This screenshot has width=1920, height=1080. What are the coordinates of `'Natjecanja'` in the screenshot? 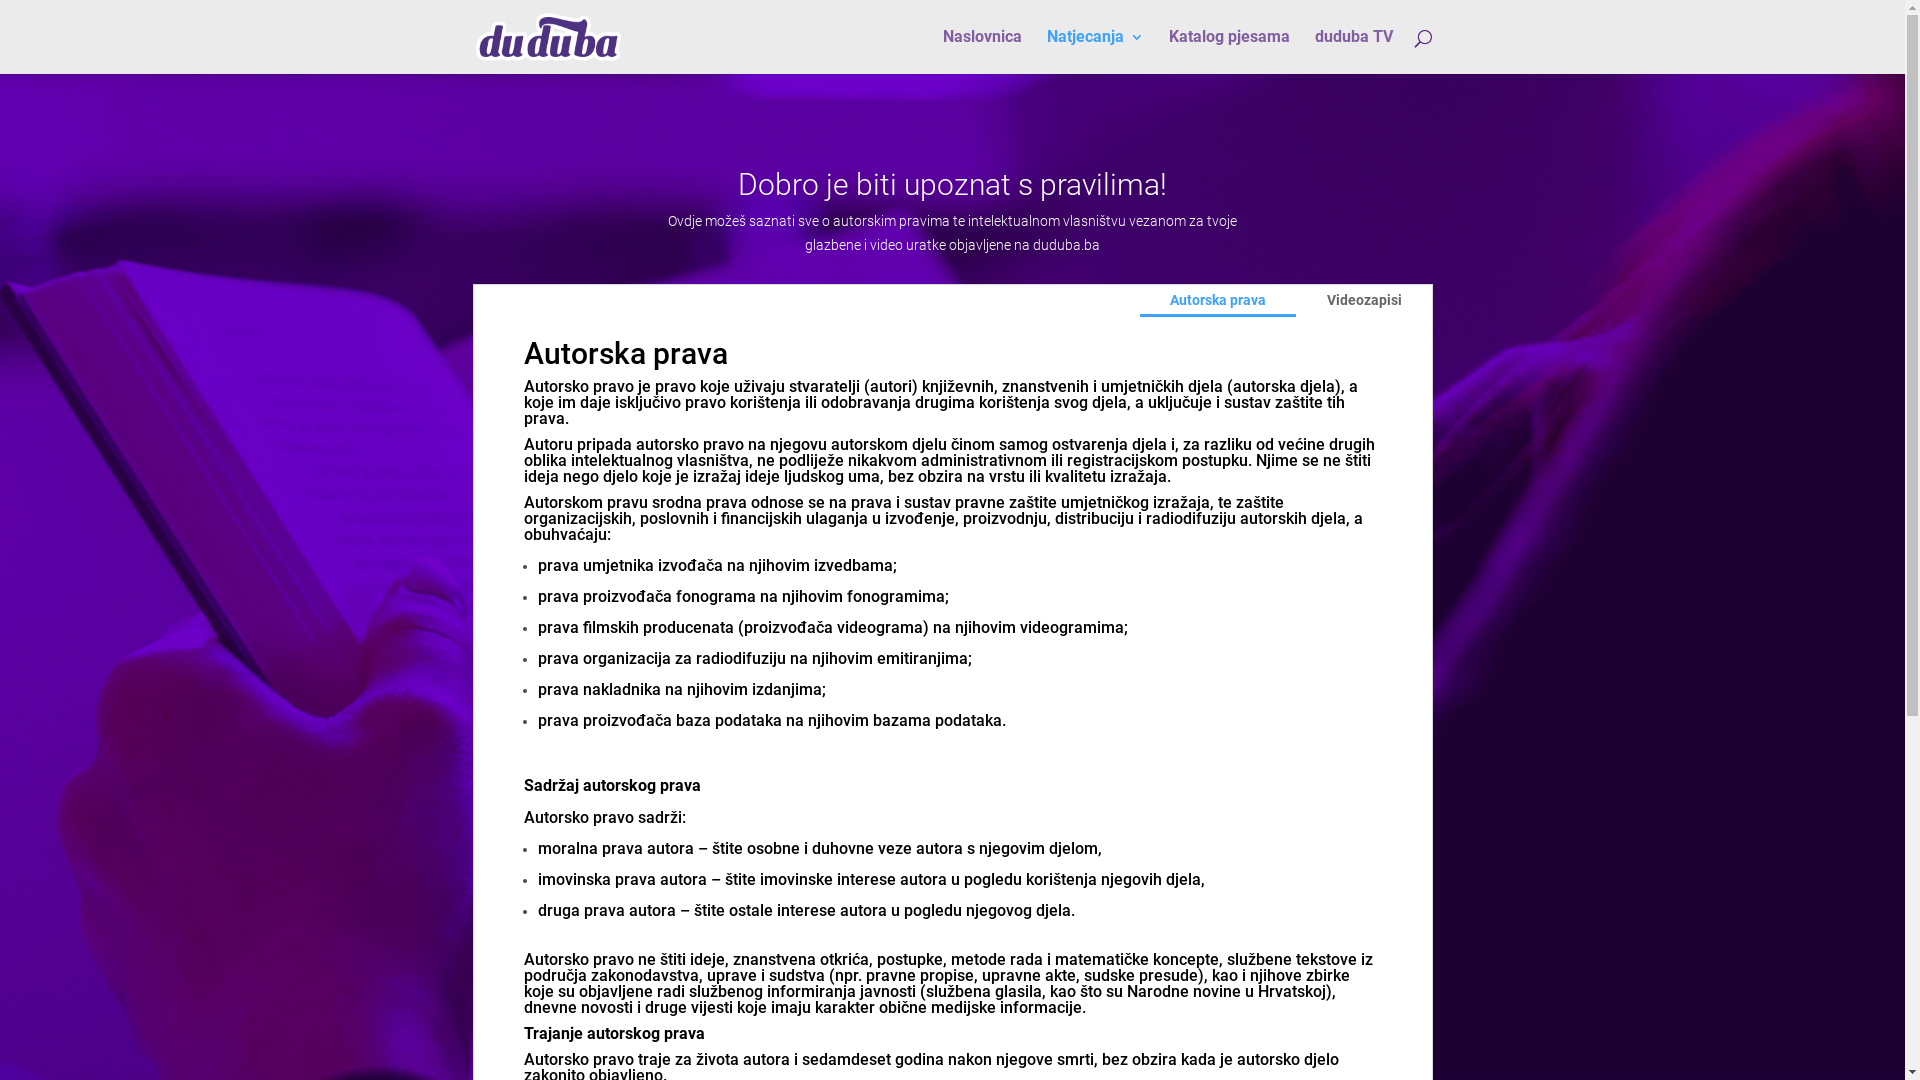 It's located at (1045, 50).